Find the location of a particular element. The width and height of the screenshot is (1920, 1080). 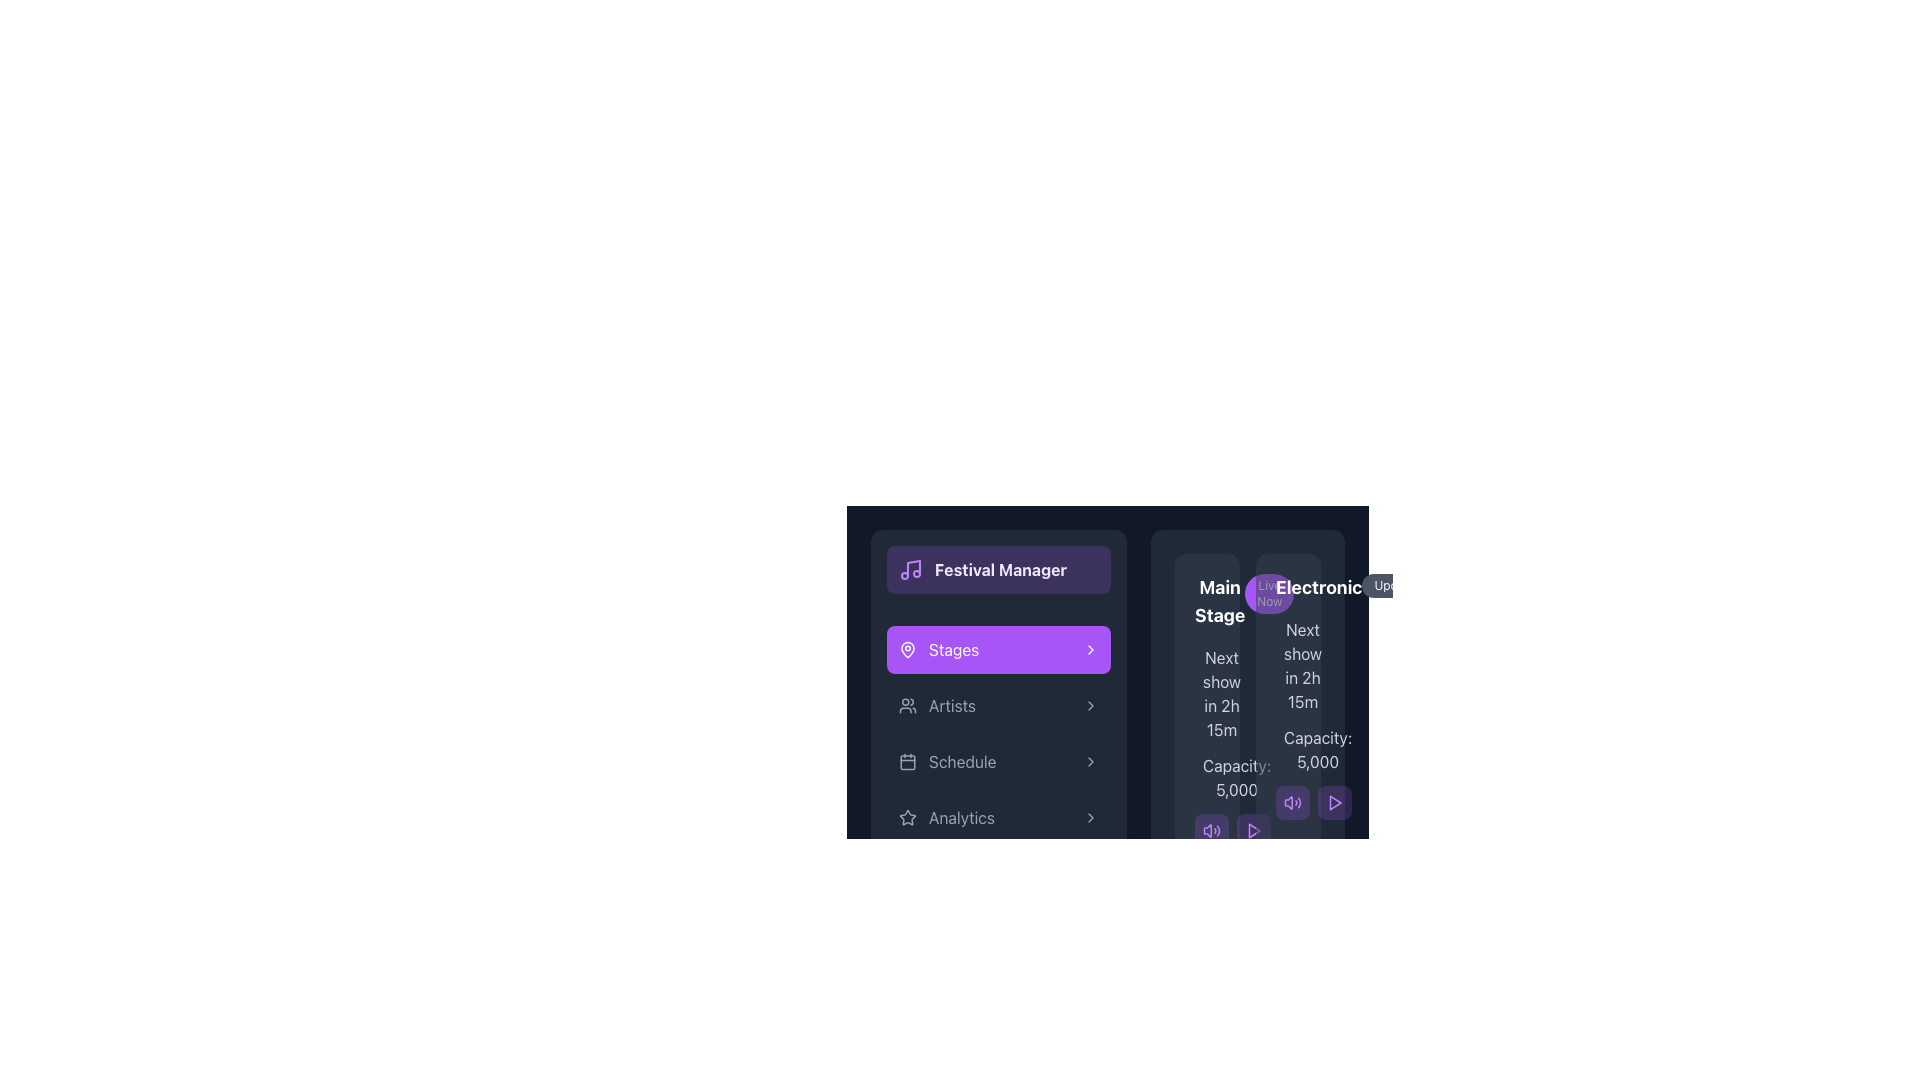

the 'Main Stage' informational card located in the upper left corner of the grid layout is located at coordinates (1206, 709).